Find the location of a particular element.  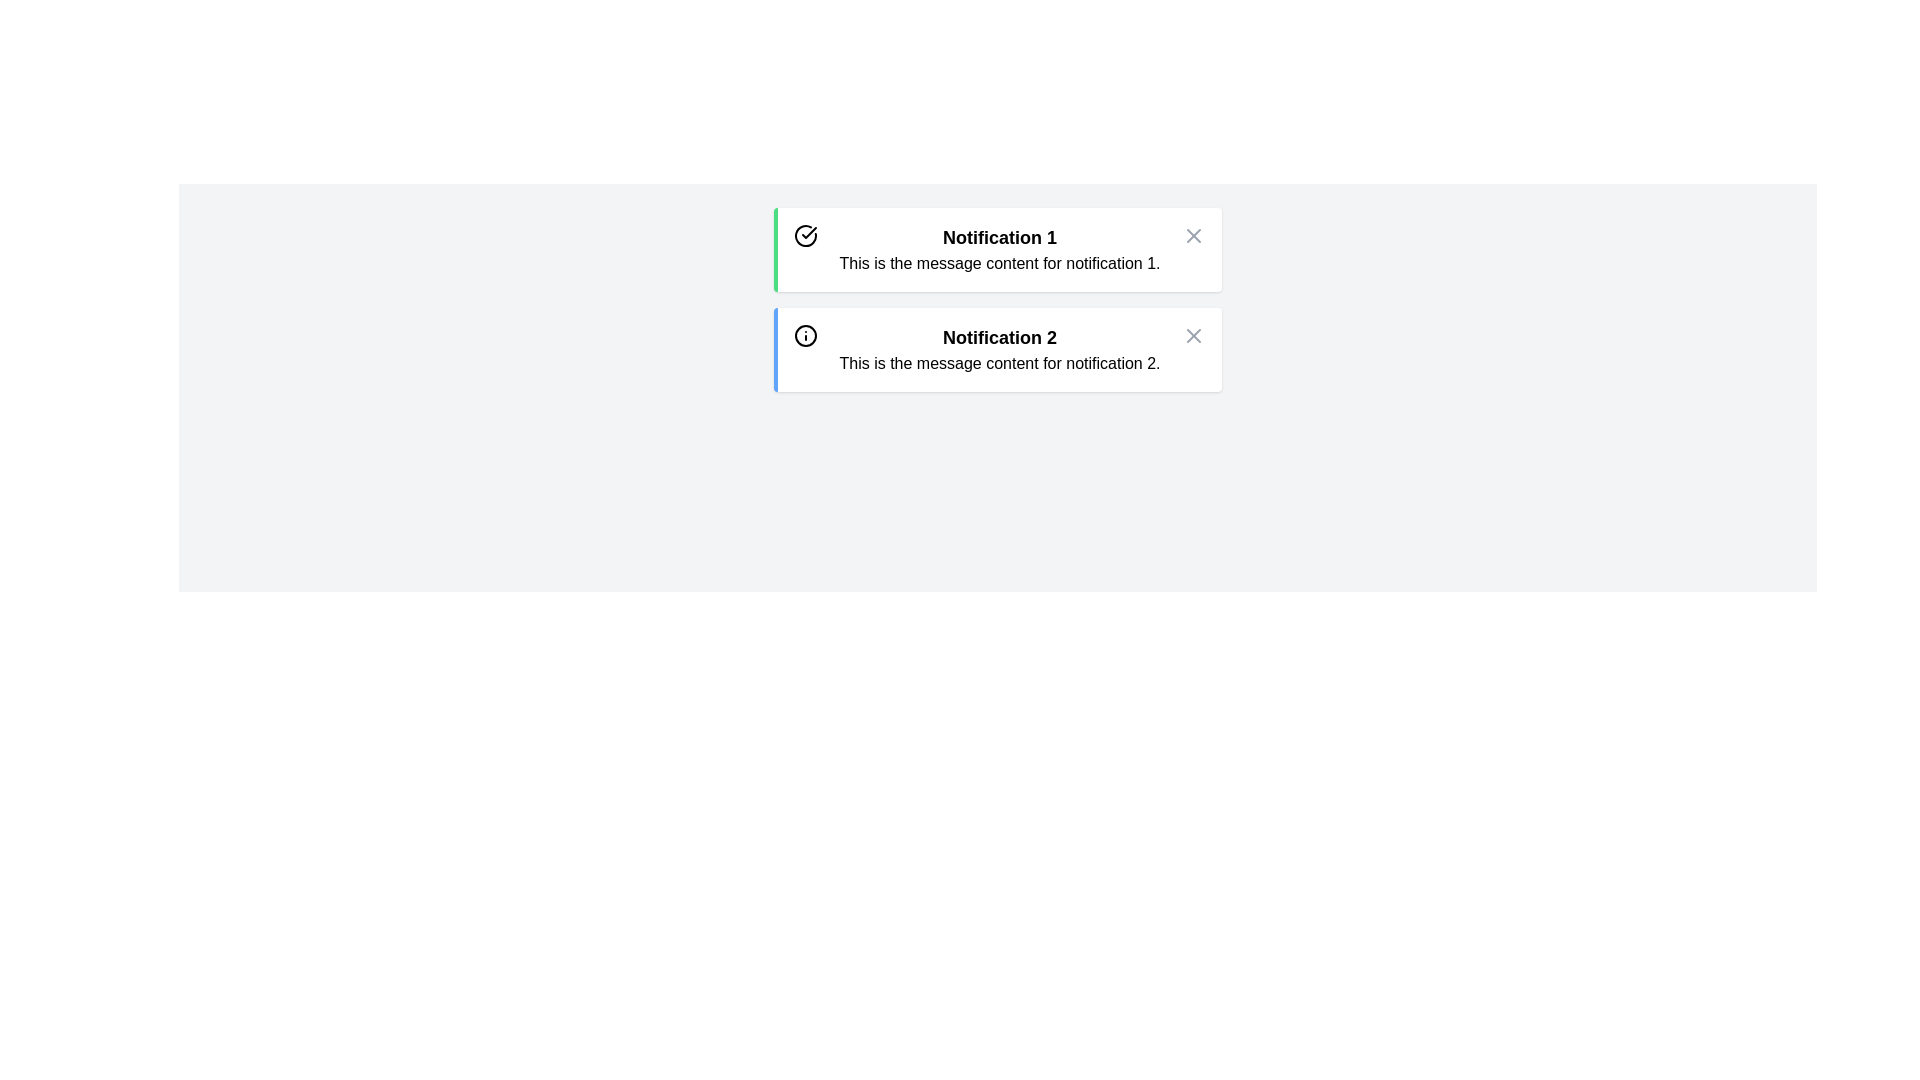

the gray 'X' close icon located at the top-right corner of the notification box labeled 'Notification 1' is located at coordinates (1194, 234).